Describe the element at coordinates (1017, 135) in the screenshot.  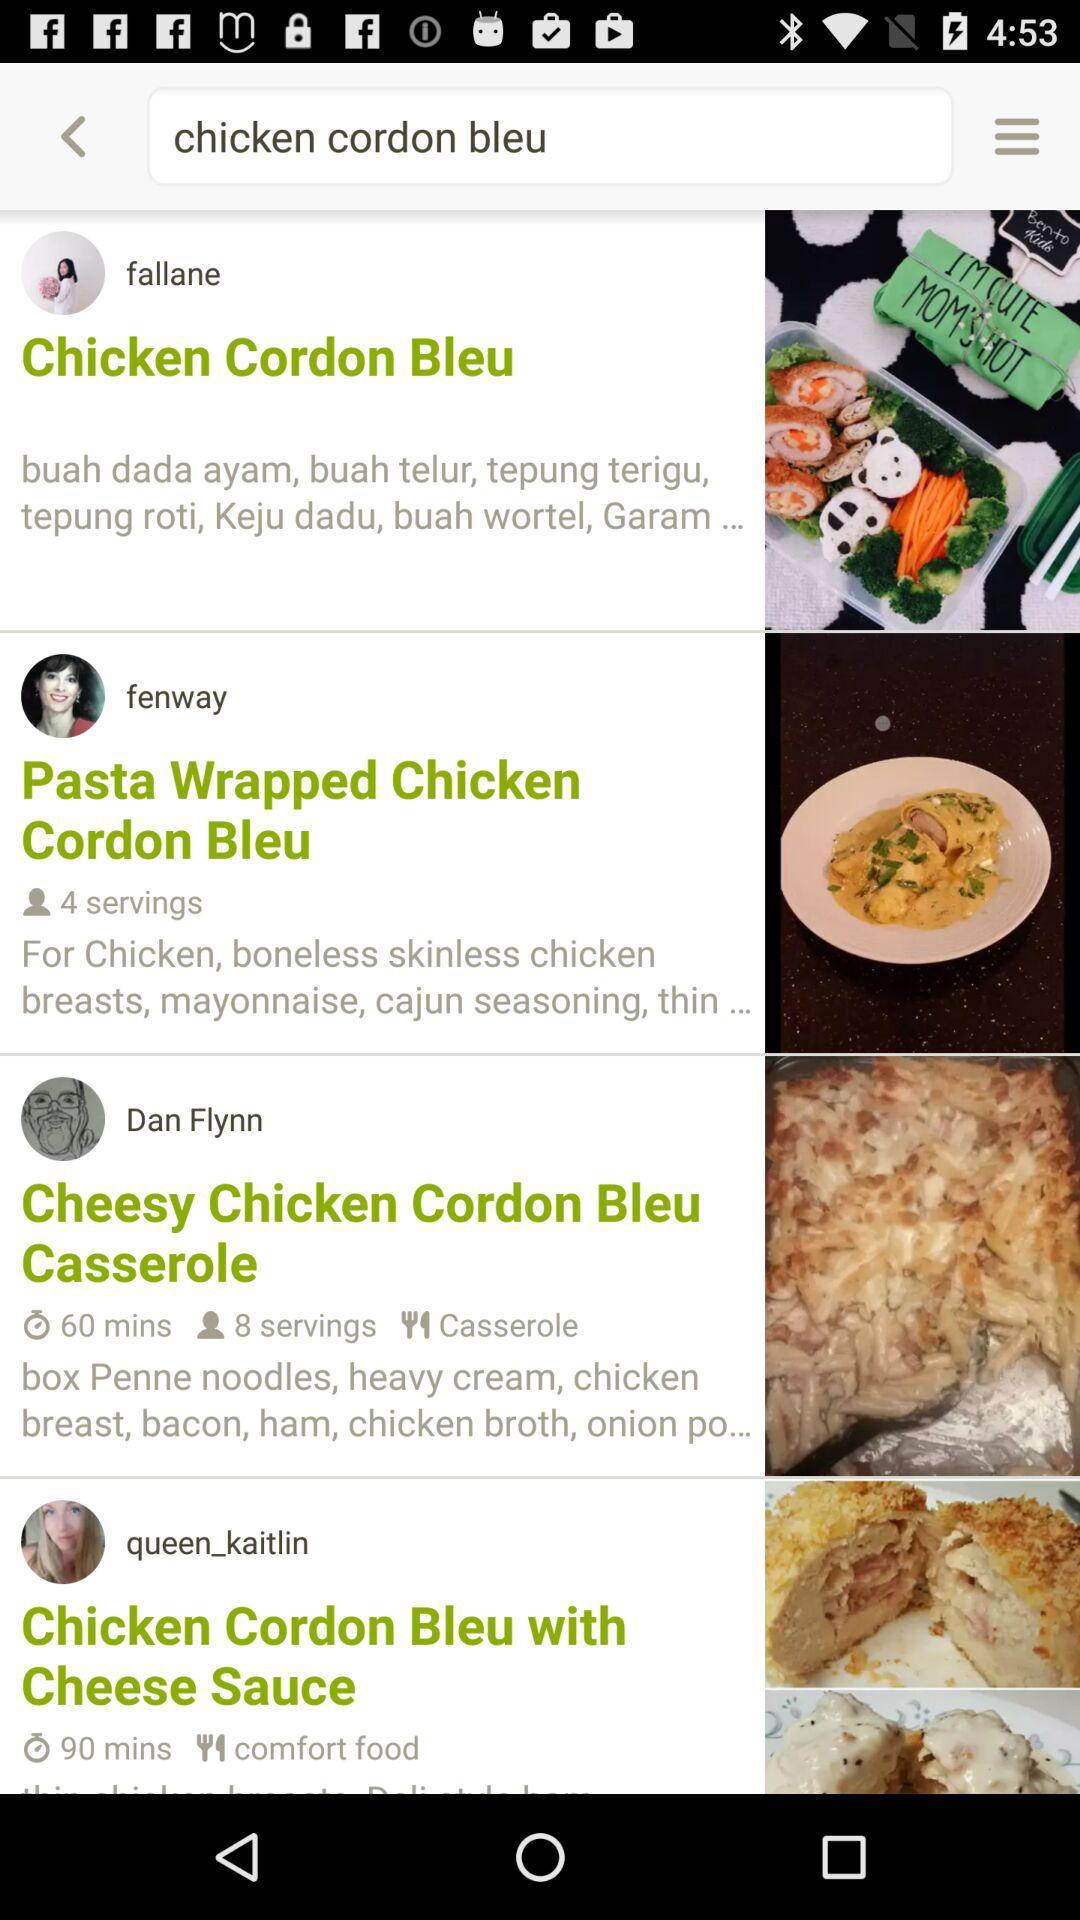
I see `the icon to the right of chicken cordon bleu icon` at that location.